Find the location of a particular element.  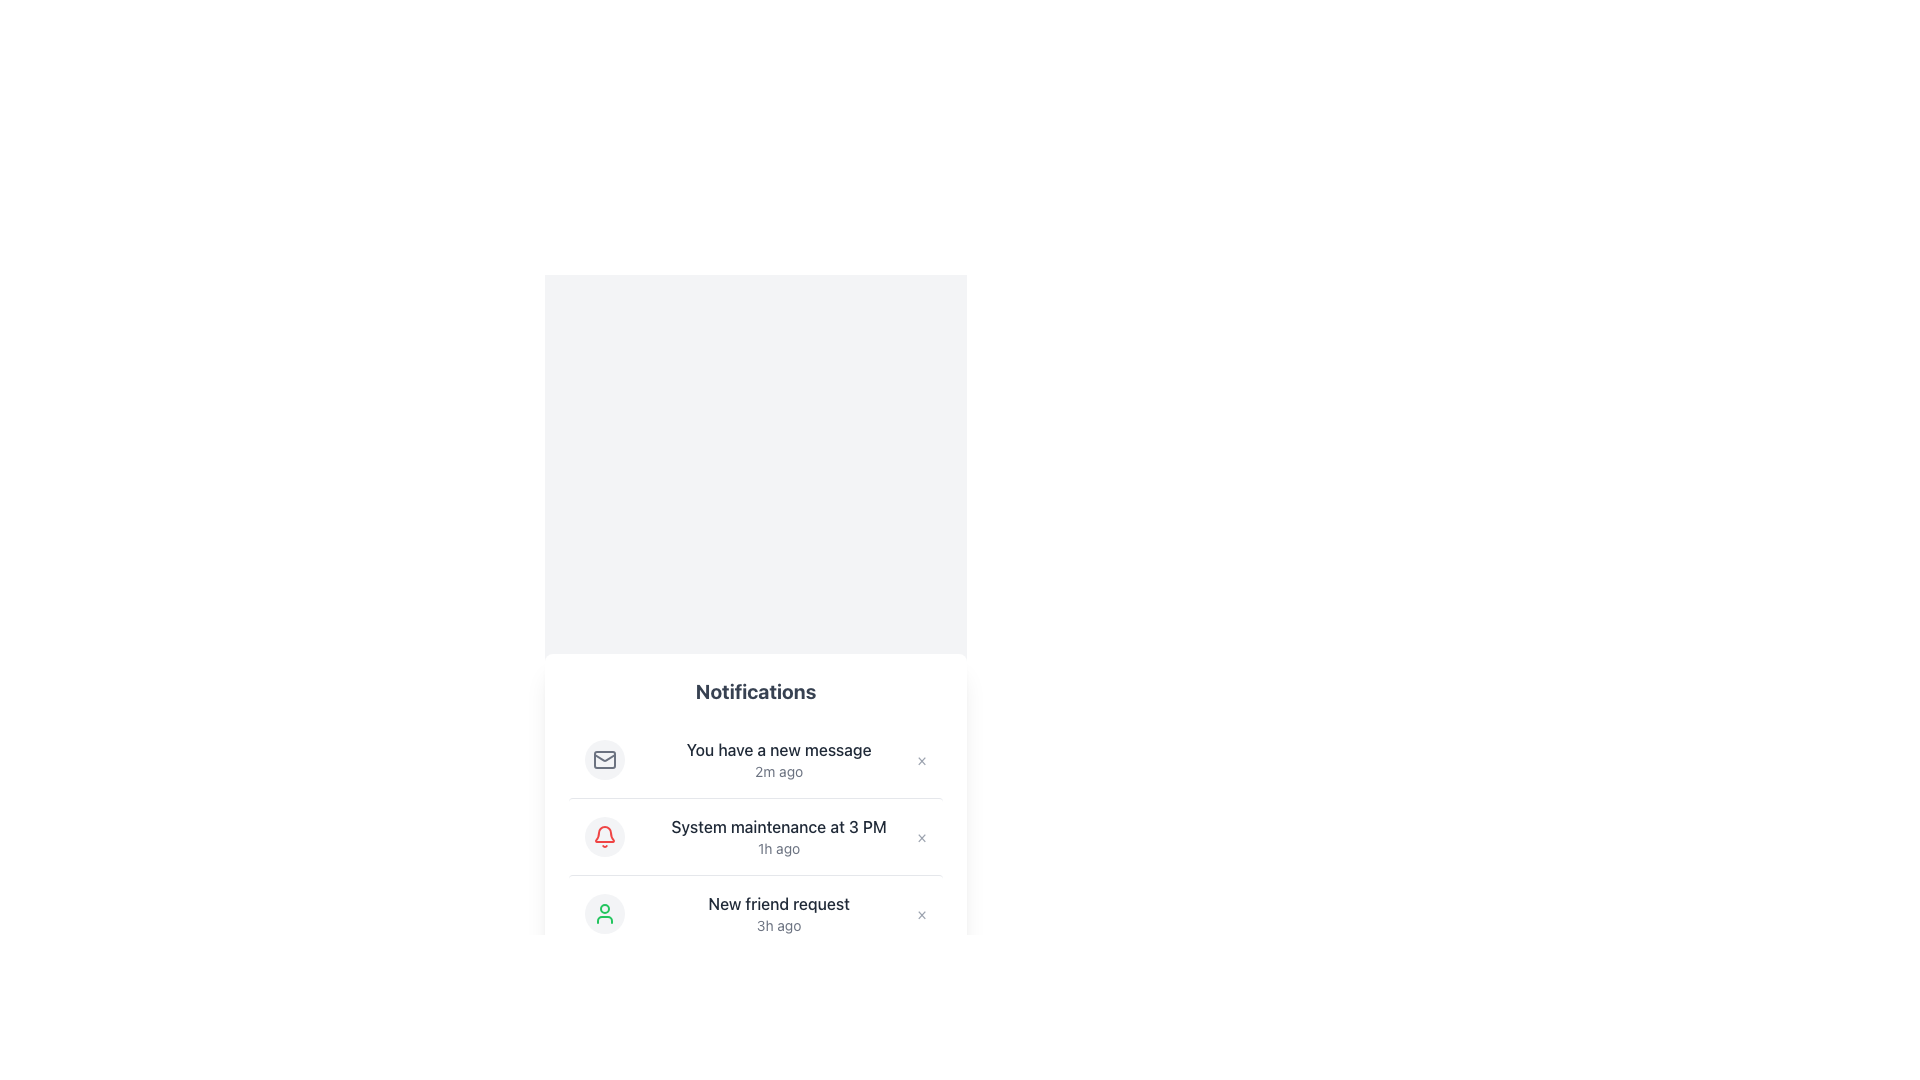

the notification title text that informs the user about a new message is located at coordinates (778, 749).